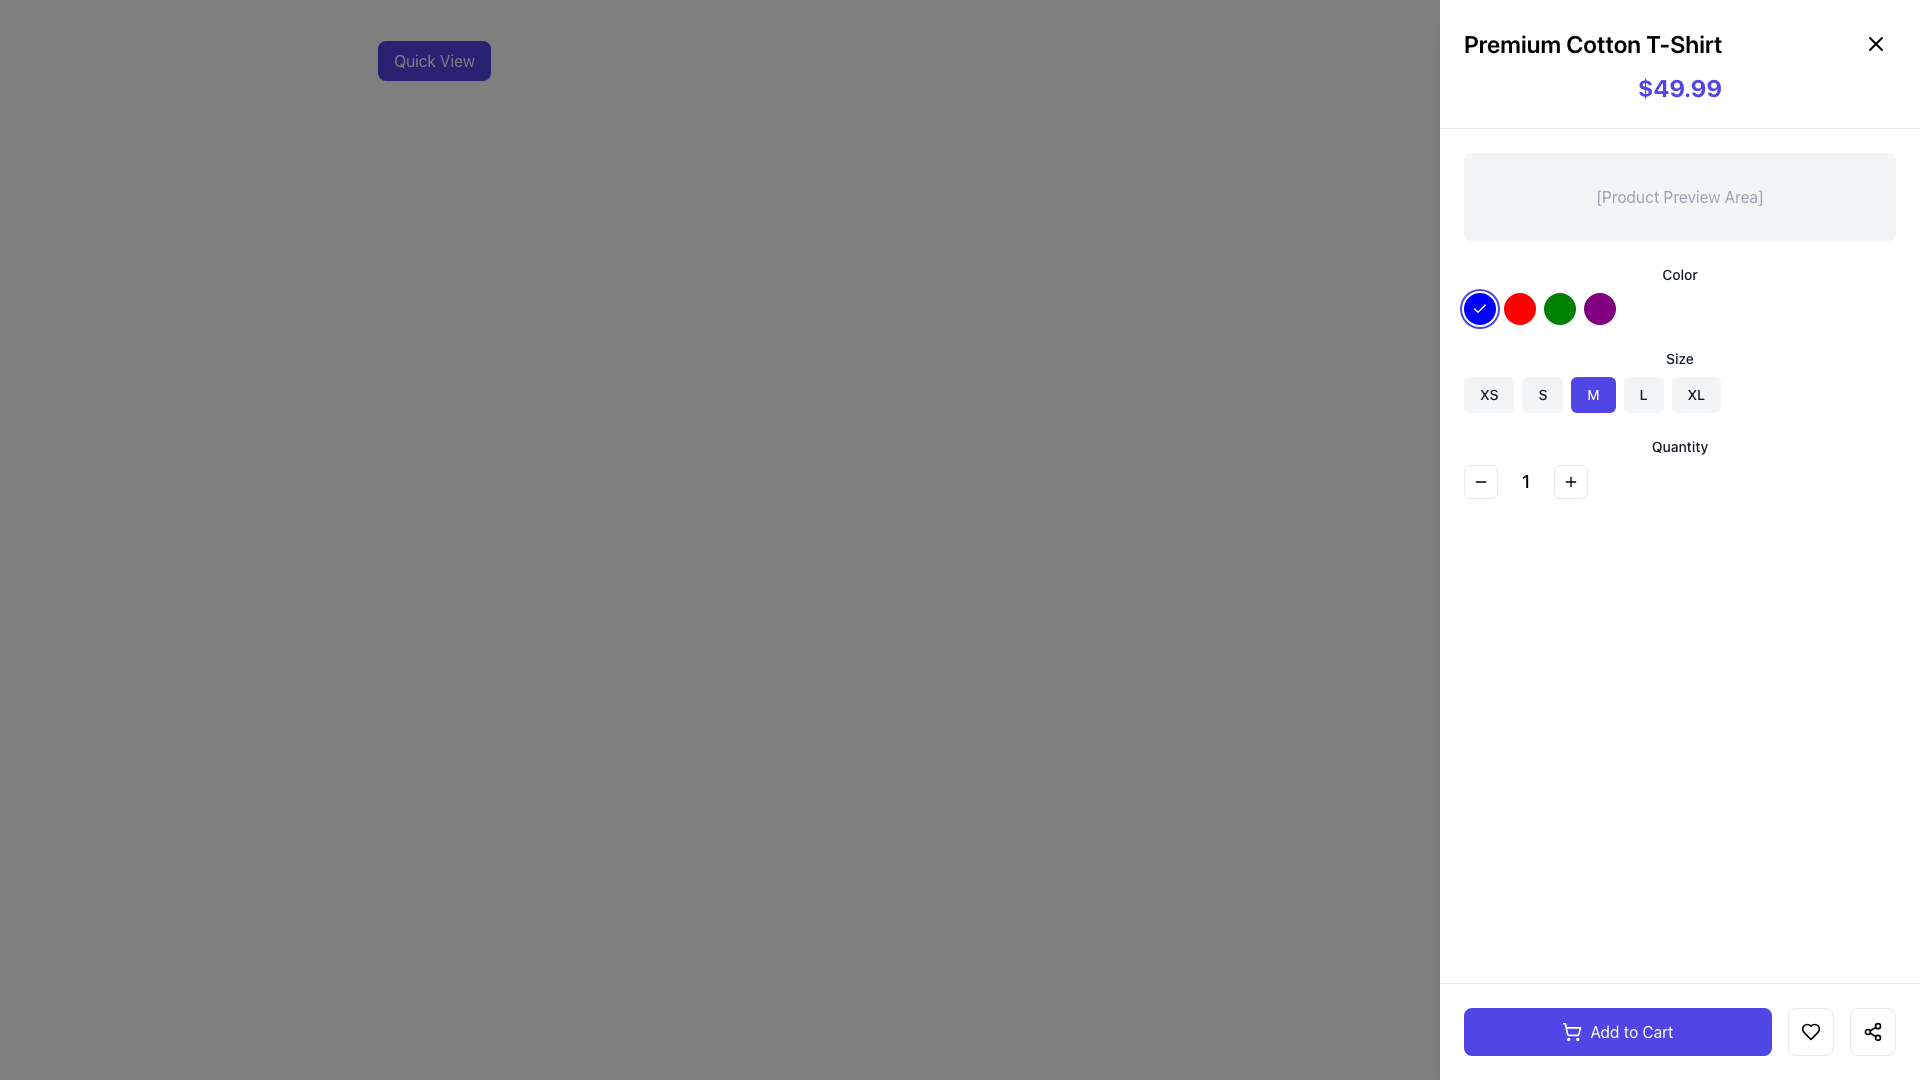  I want to click on the 'XL' size button to ensure the selection is updated, so click(1694, 394).